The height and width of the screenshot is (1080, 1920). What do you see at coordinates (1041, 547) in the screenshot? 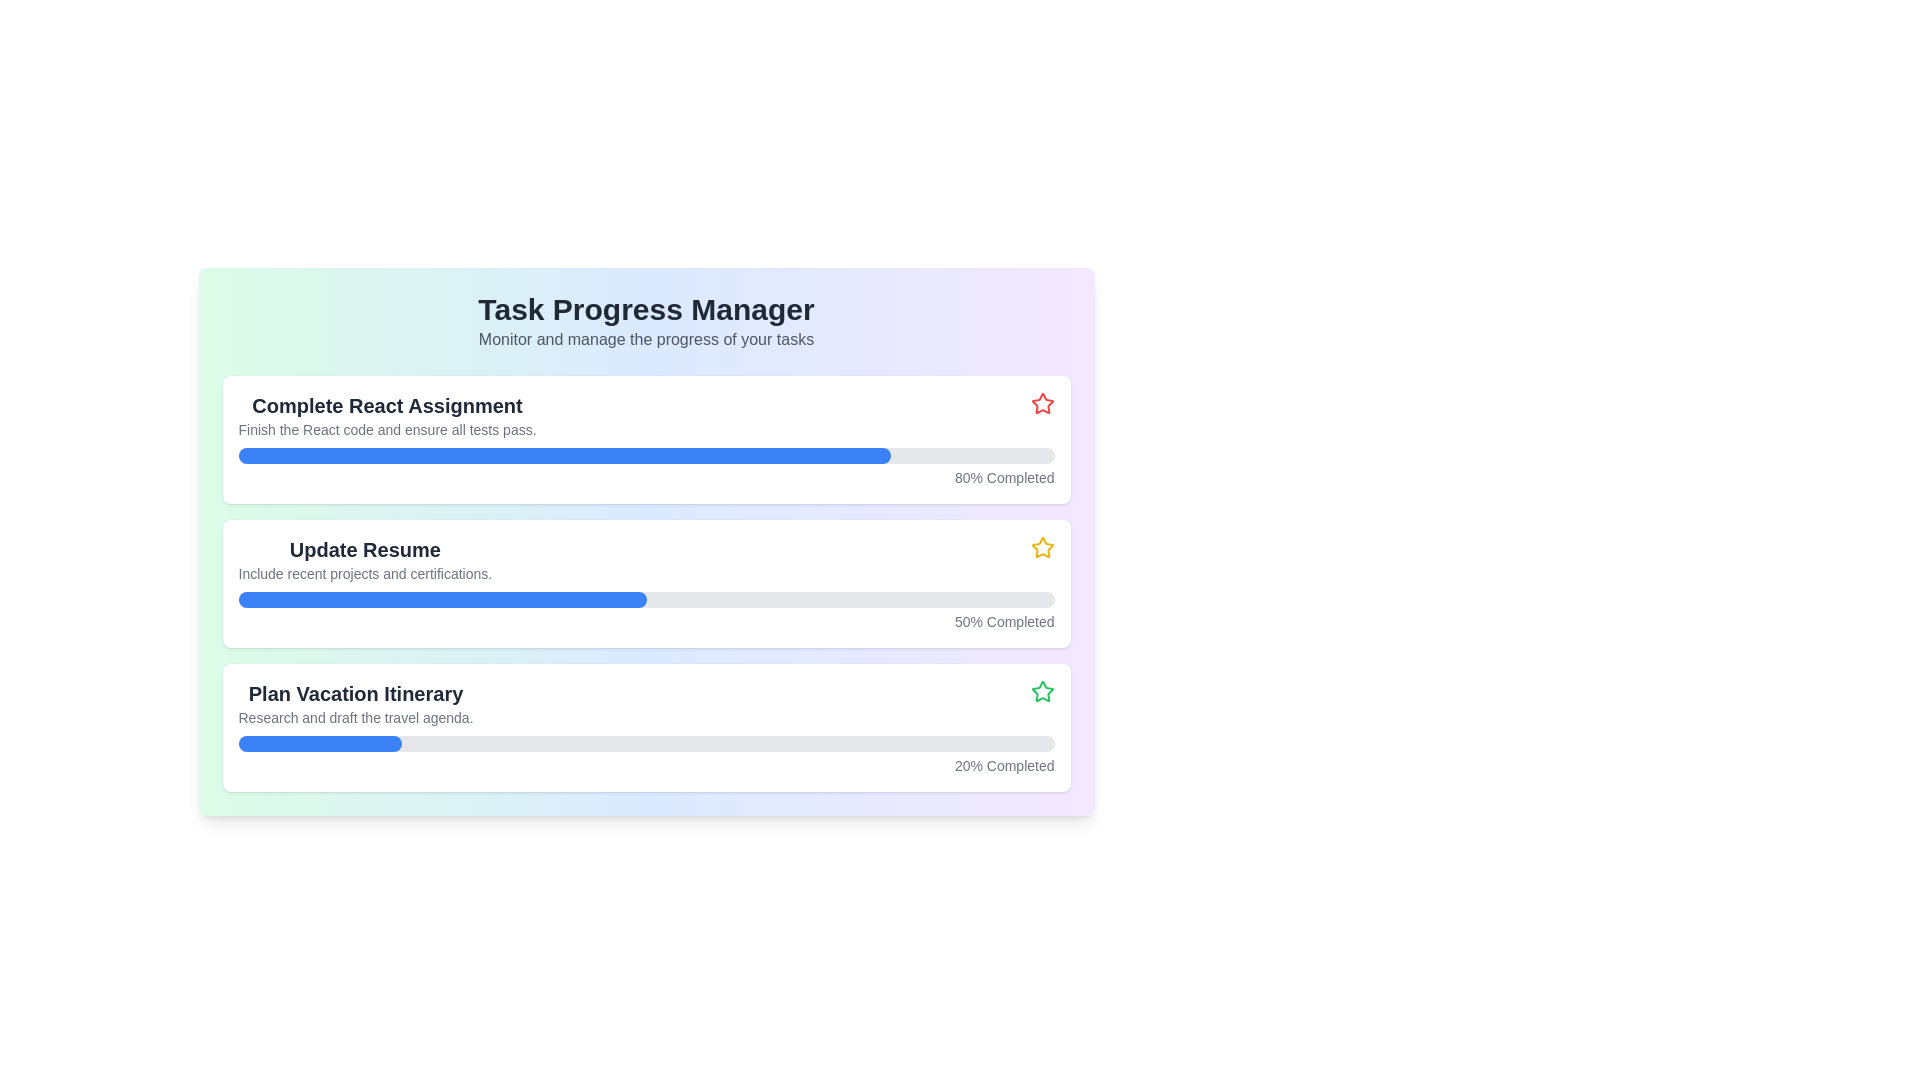
I see `the star icon with a hollow outline and yellow color, located at the top-right corner of the task card labeled 'Update Resume'` at bounding box center [1041, 547].